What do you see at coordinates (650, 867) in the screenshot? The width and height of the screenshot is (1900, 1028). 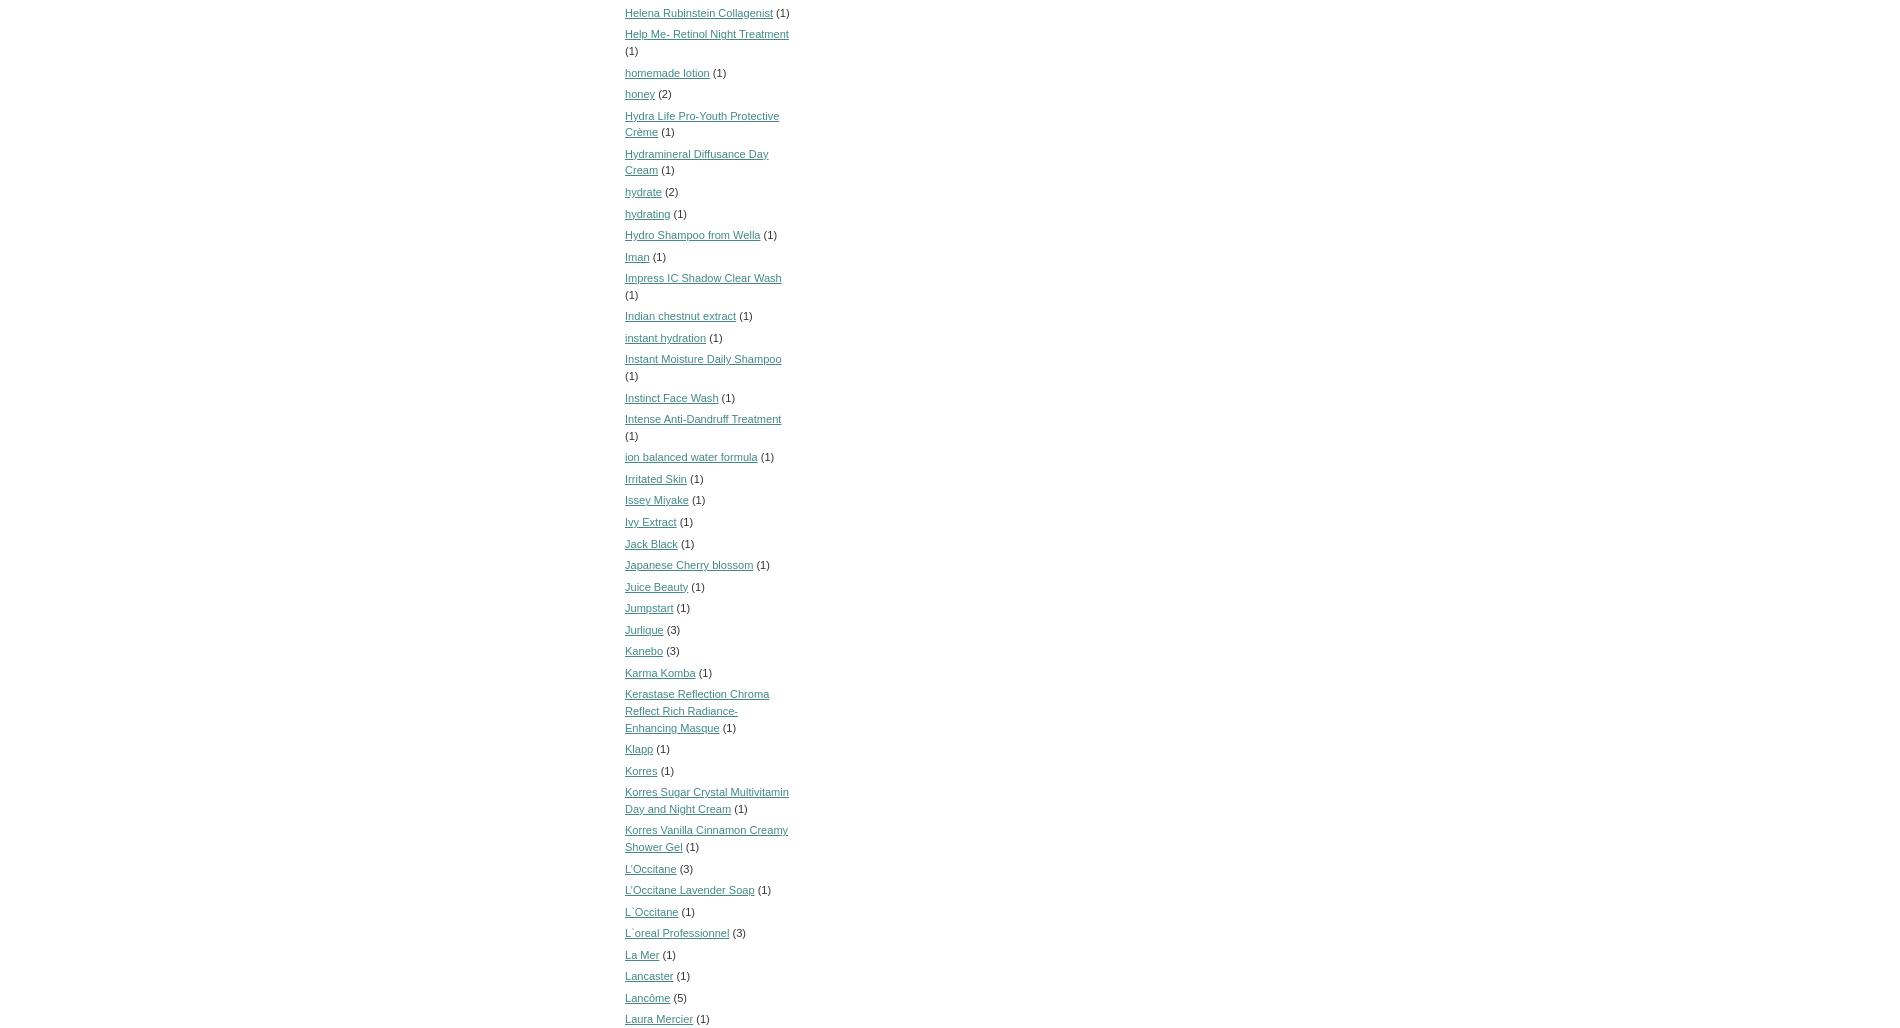 I see `'L’Occitane'` at bounding box center [650, 867].